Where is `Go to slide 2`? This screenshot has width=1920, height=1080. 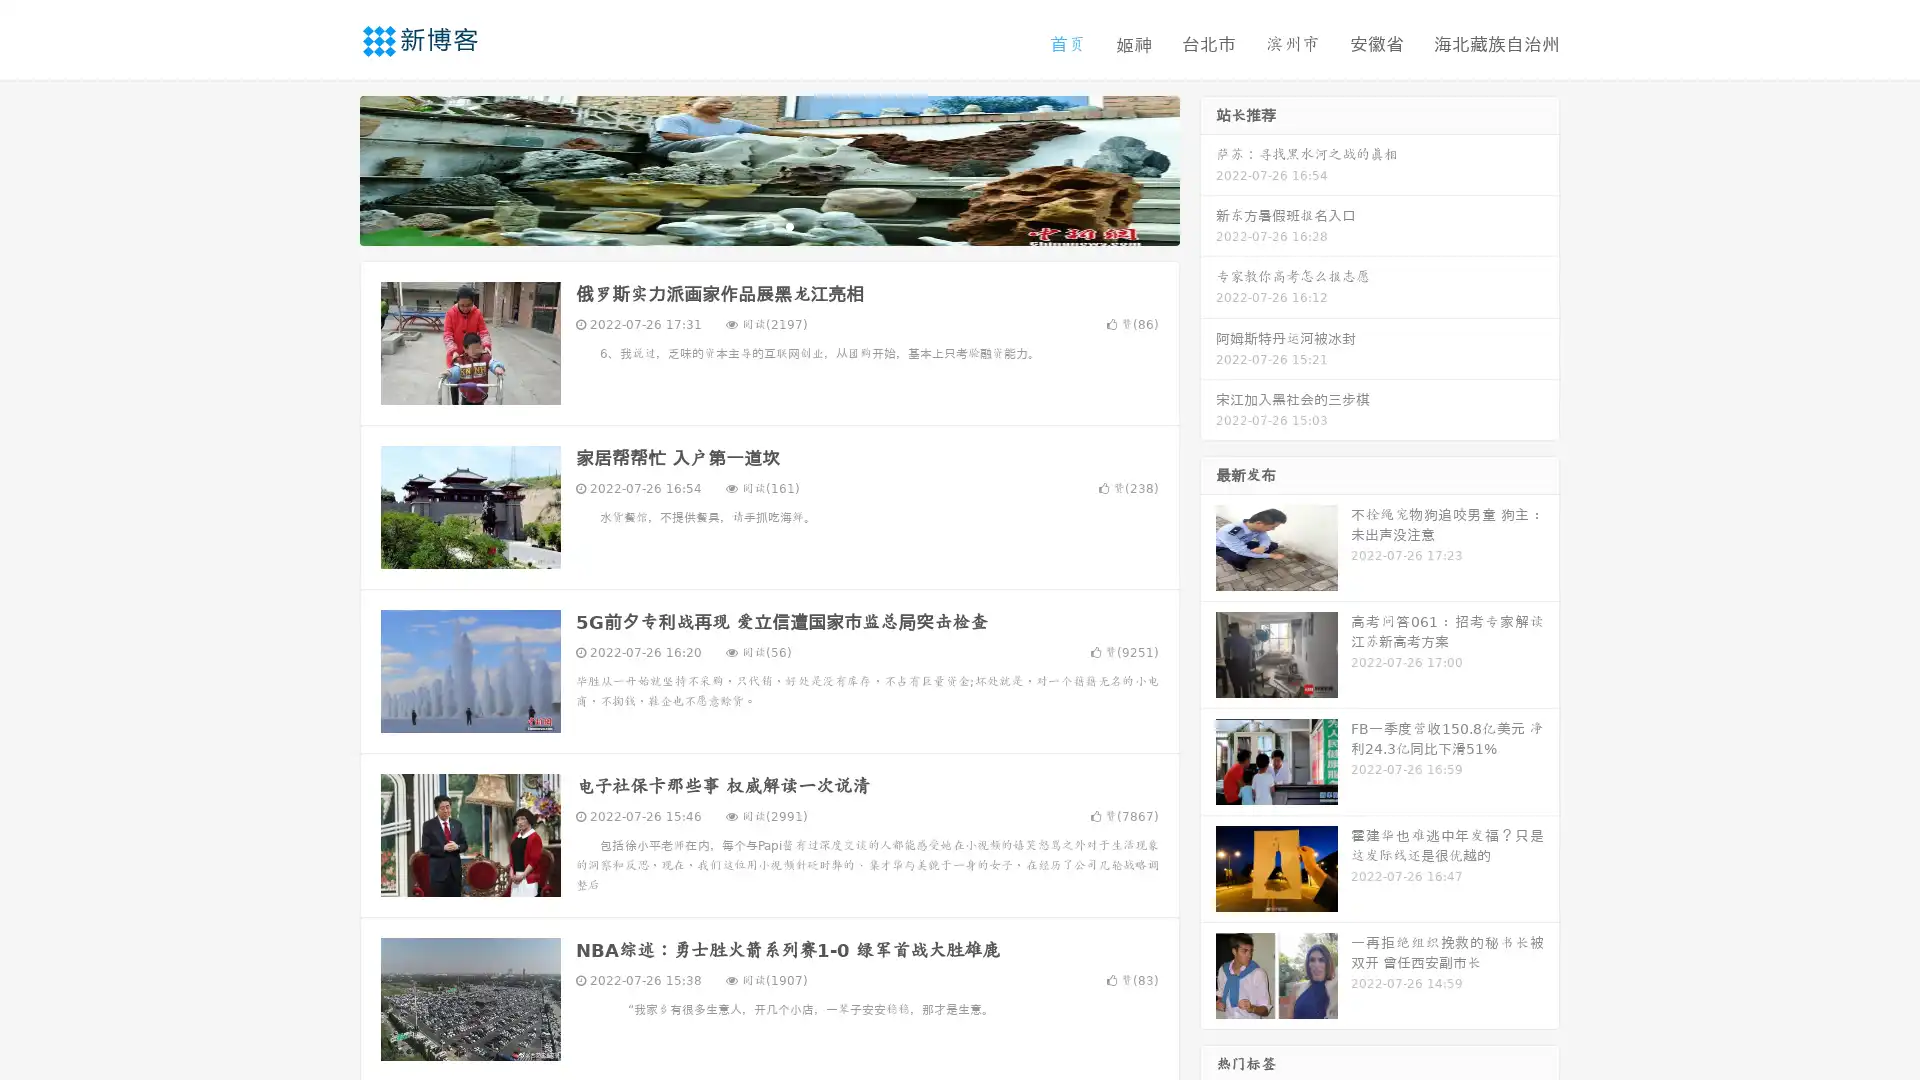
Go to slide 2 is located at coordinates (768, 225).